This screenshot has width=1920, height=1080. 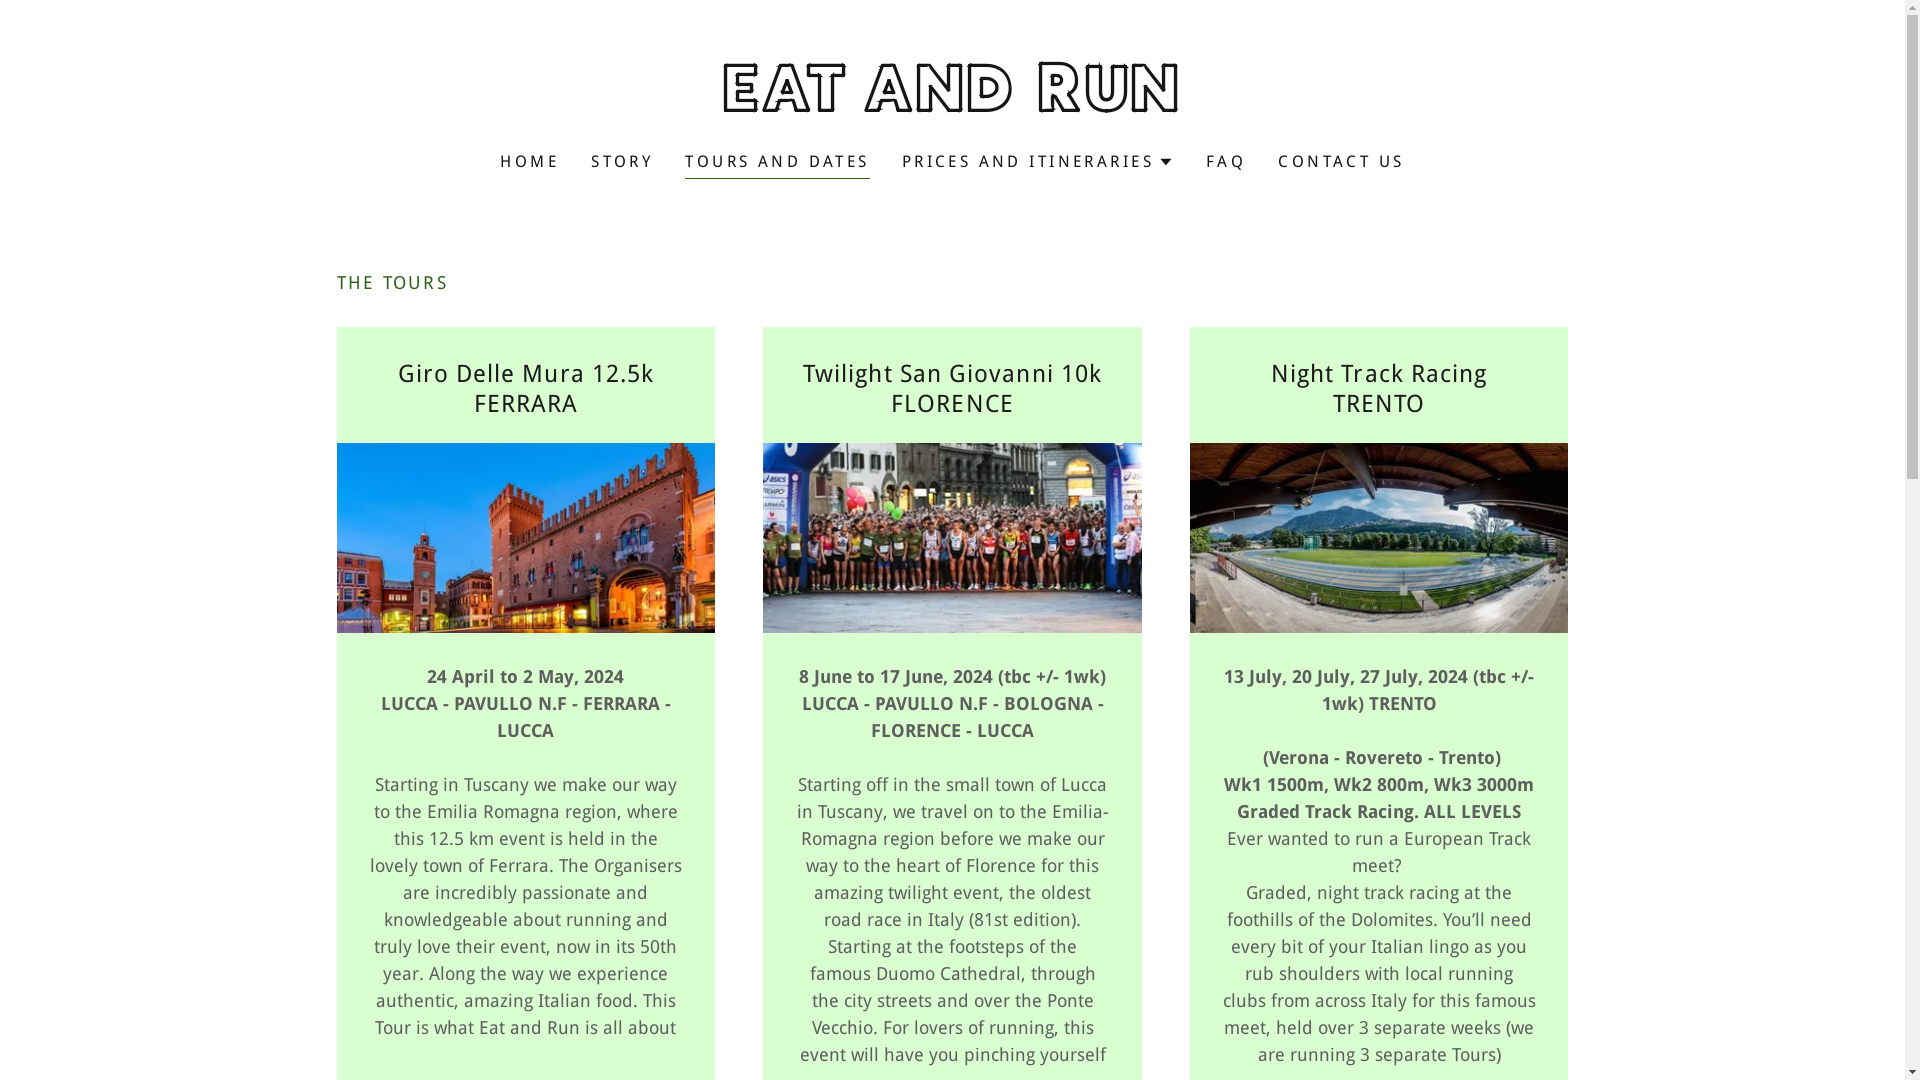 What do you see at coordinates (1271, 161) in the screenshot?
I see `'CONTACT US'` at bounding box center [1271, 161].